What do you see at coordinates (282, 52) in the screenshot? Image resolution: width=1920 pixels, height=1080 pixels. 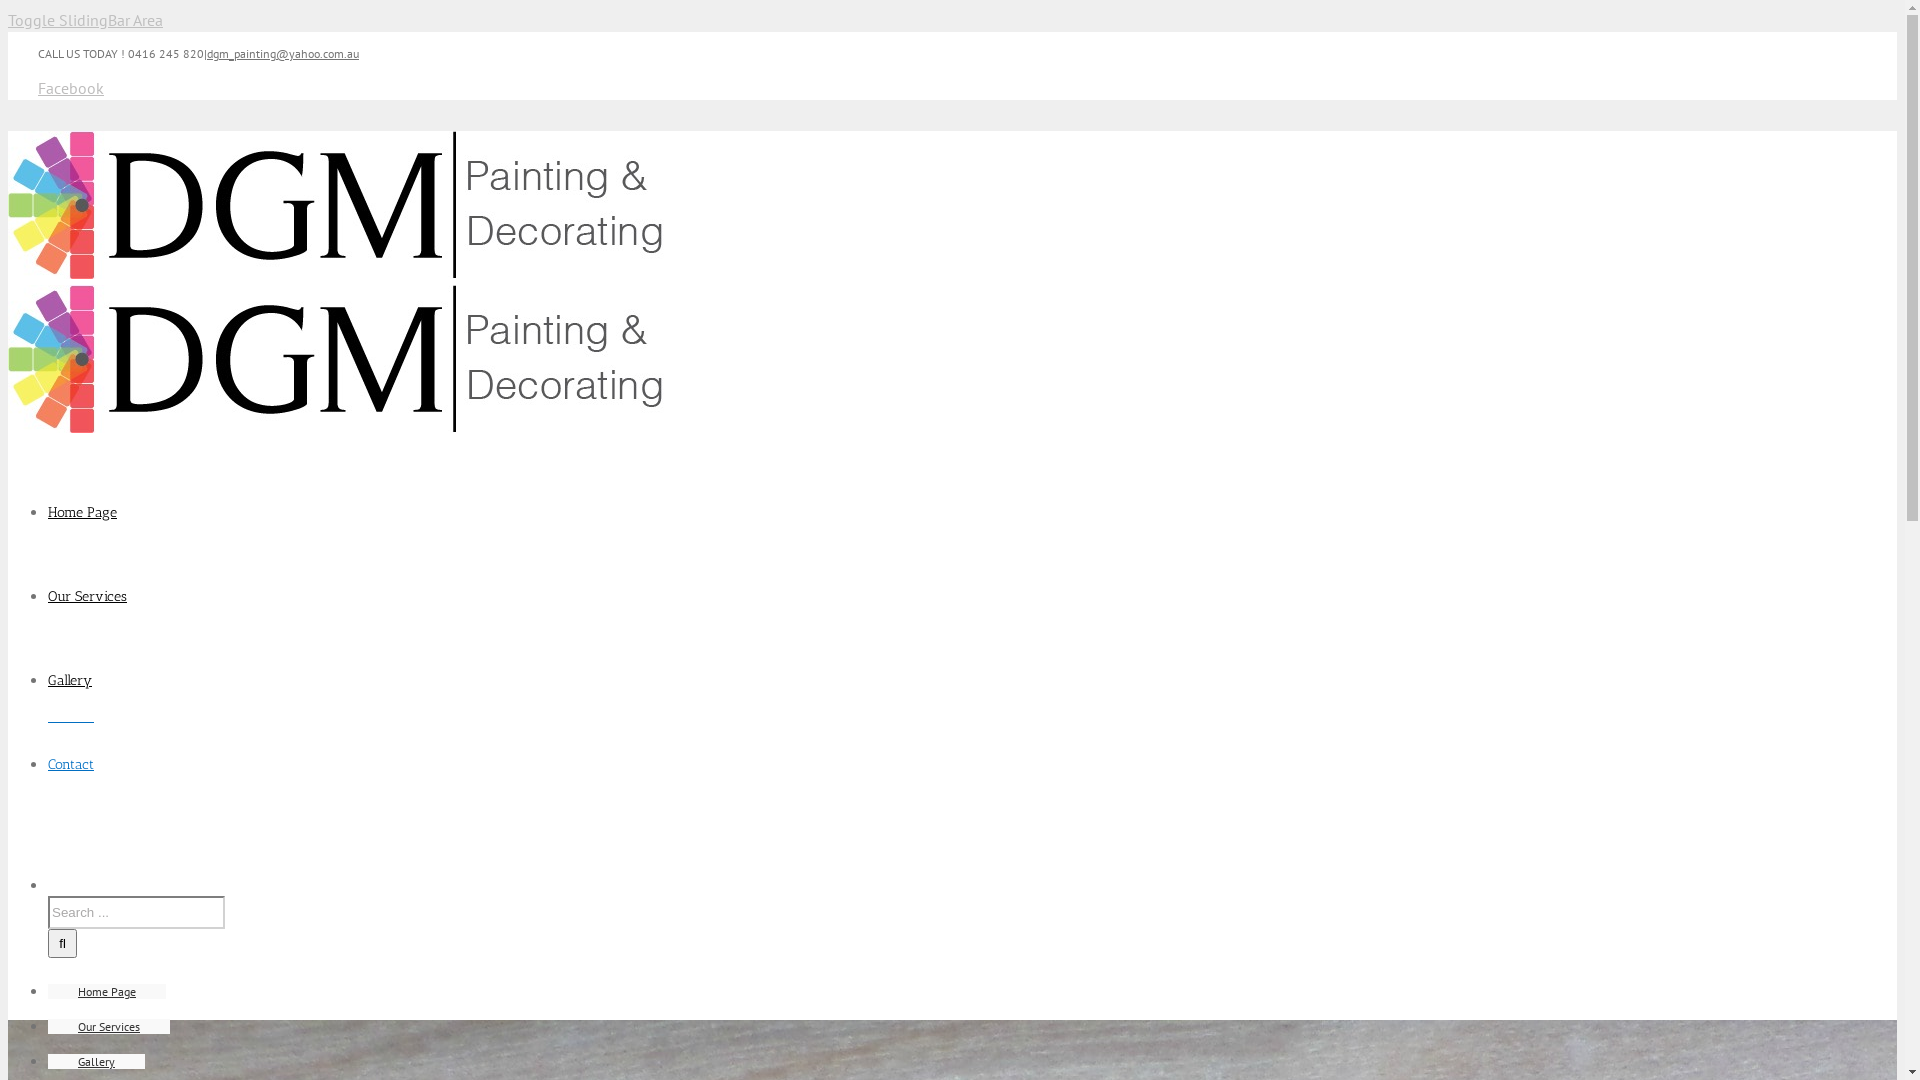 I see `'dgm_painting@yahoo.com.au'` at bounding box center [282, 52].